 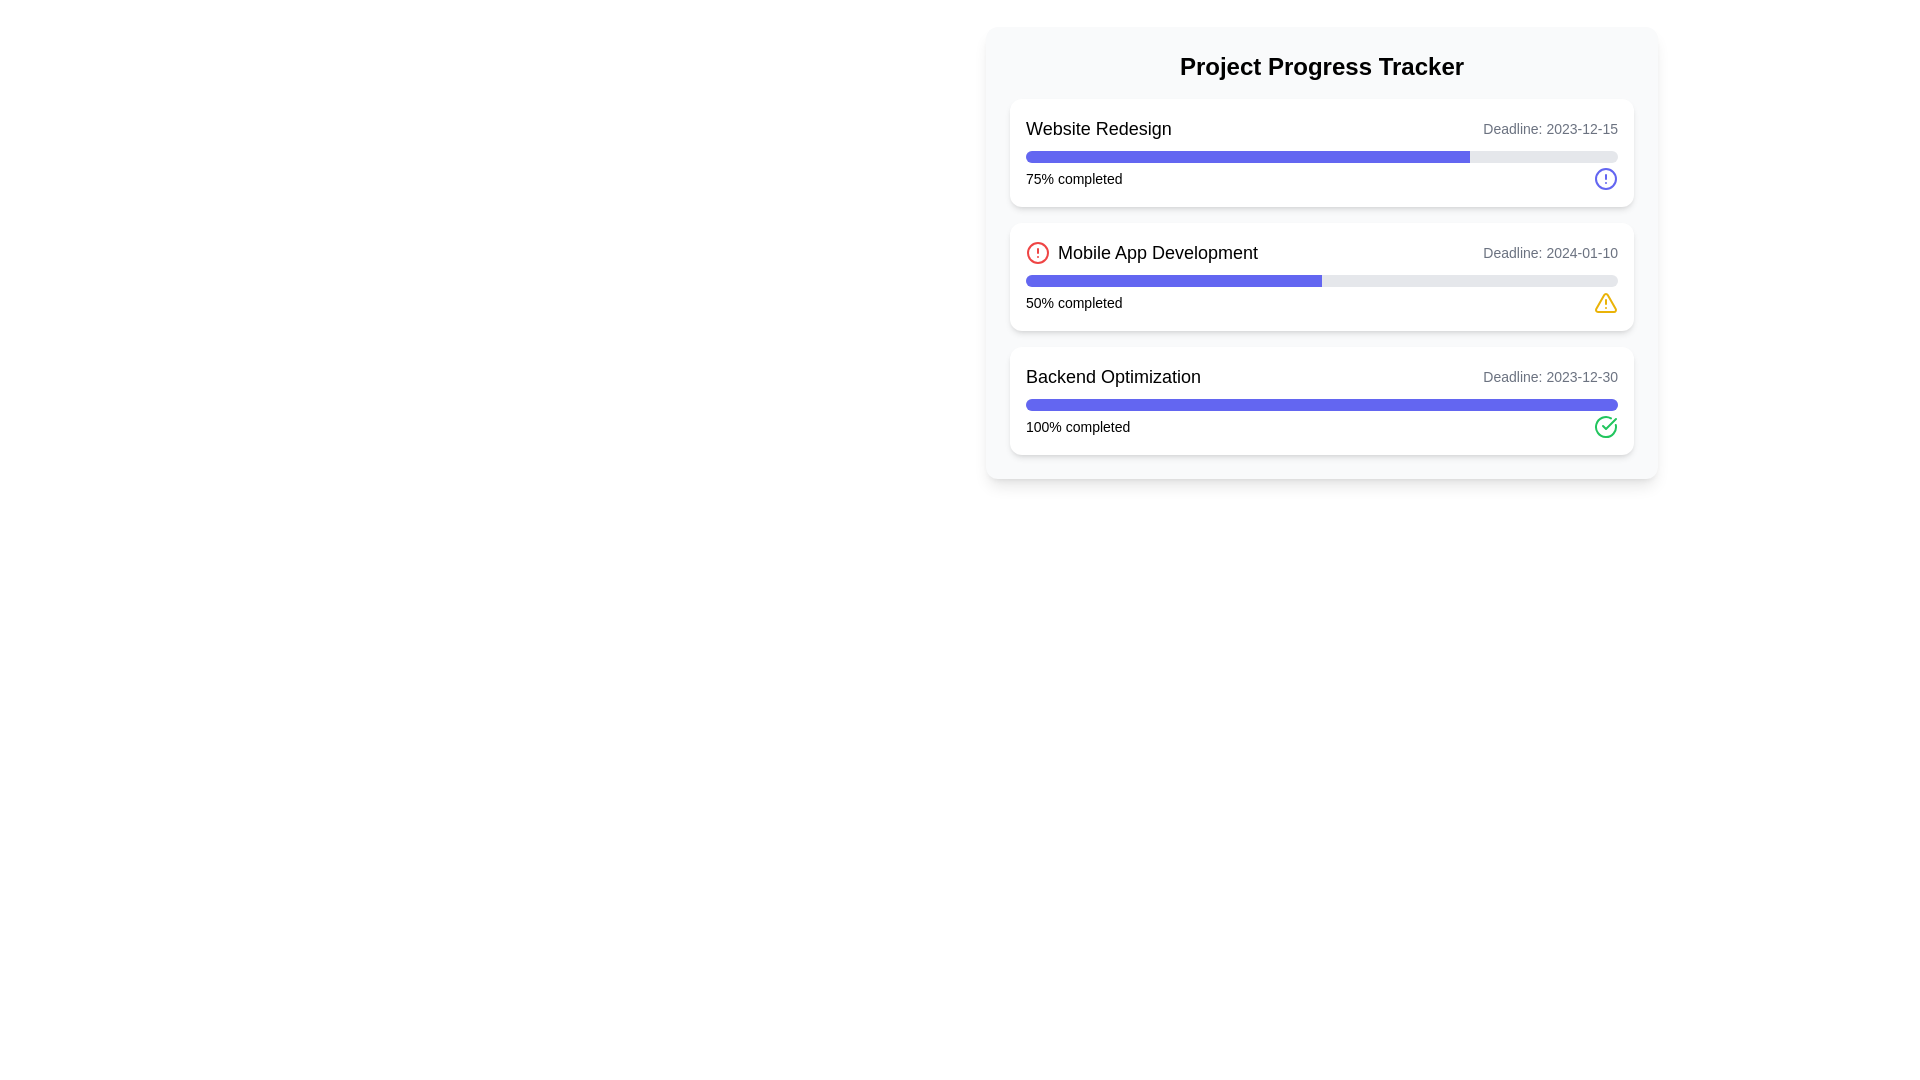 I want to click on the text label that indicates the progress percentage for 'Mobile App Development', which is located beneath the progress bar and aligned to the left margin, so click(x=1073, y=303).